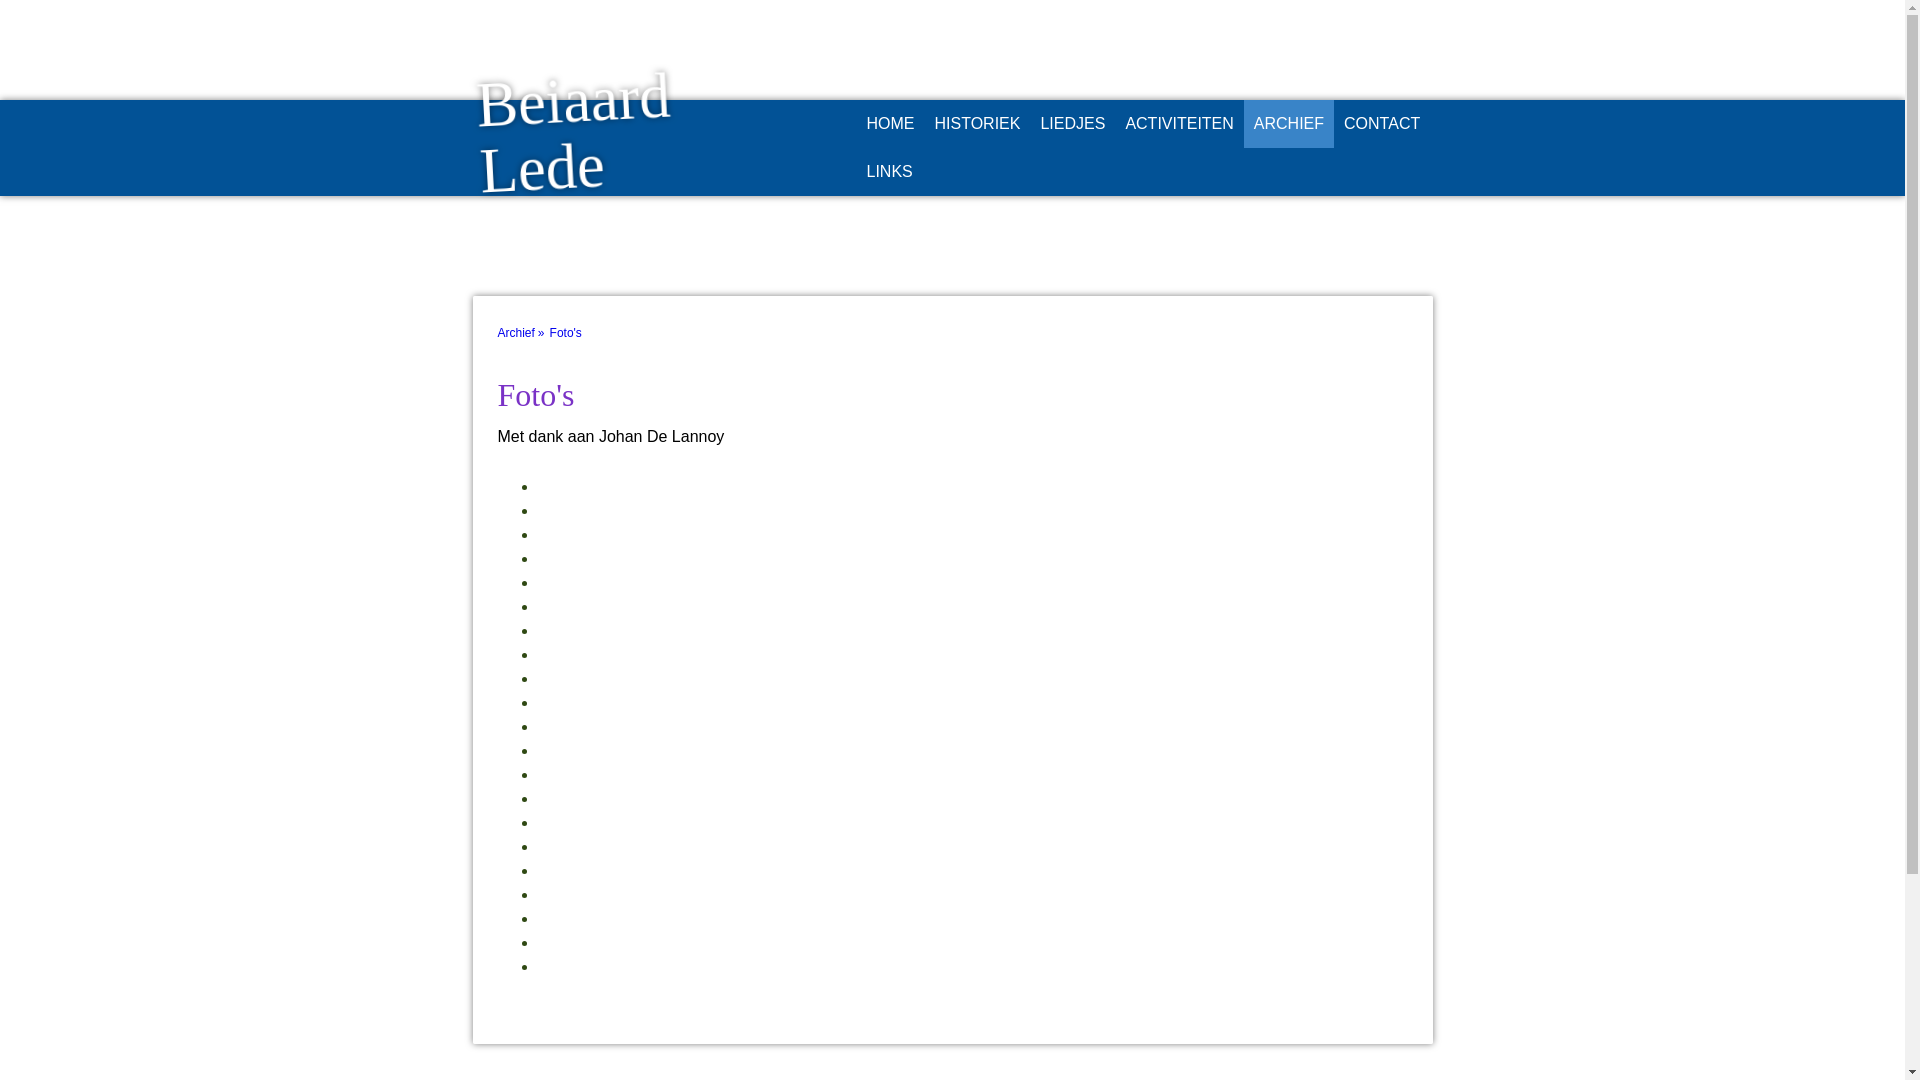  Describe the element at coordinates (622, 190) in the screenshot. I see `'Beiaard Lede'` at that location.